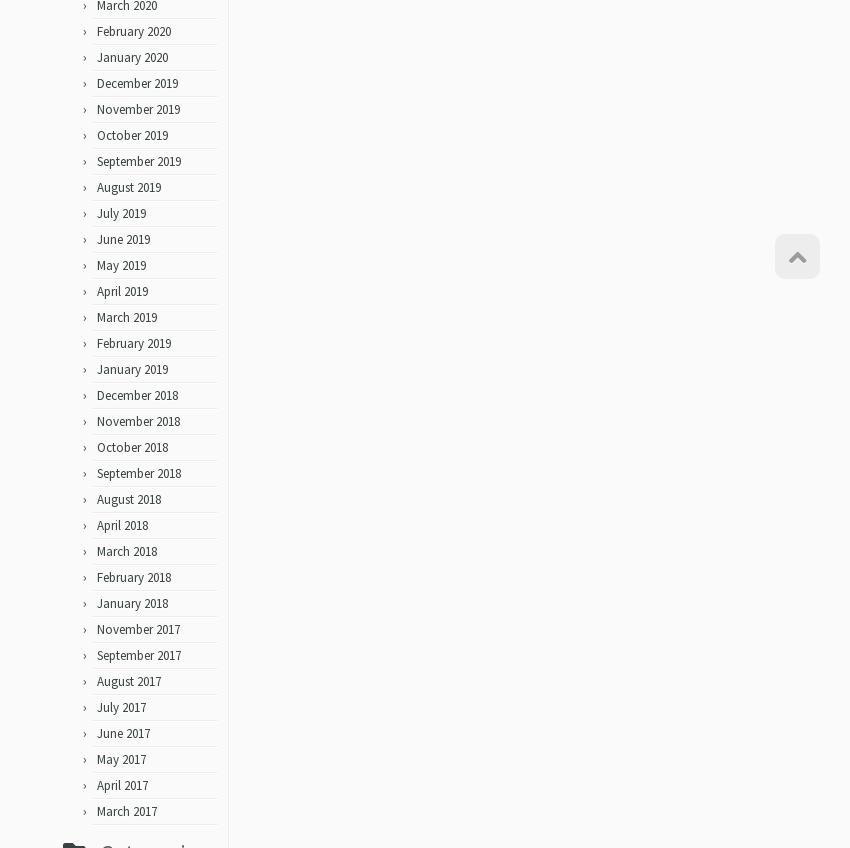 The image size is (850, 848). I want to click on 'August 2017', so click(129, 687).